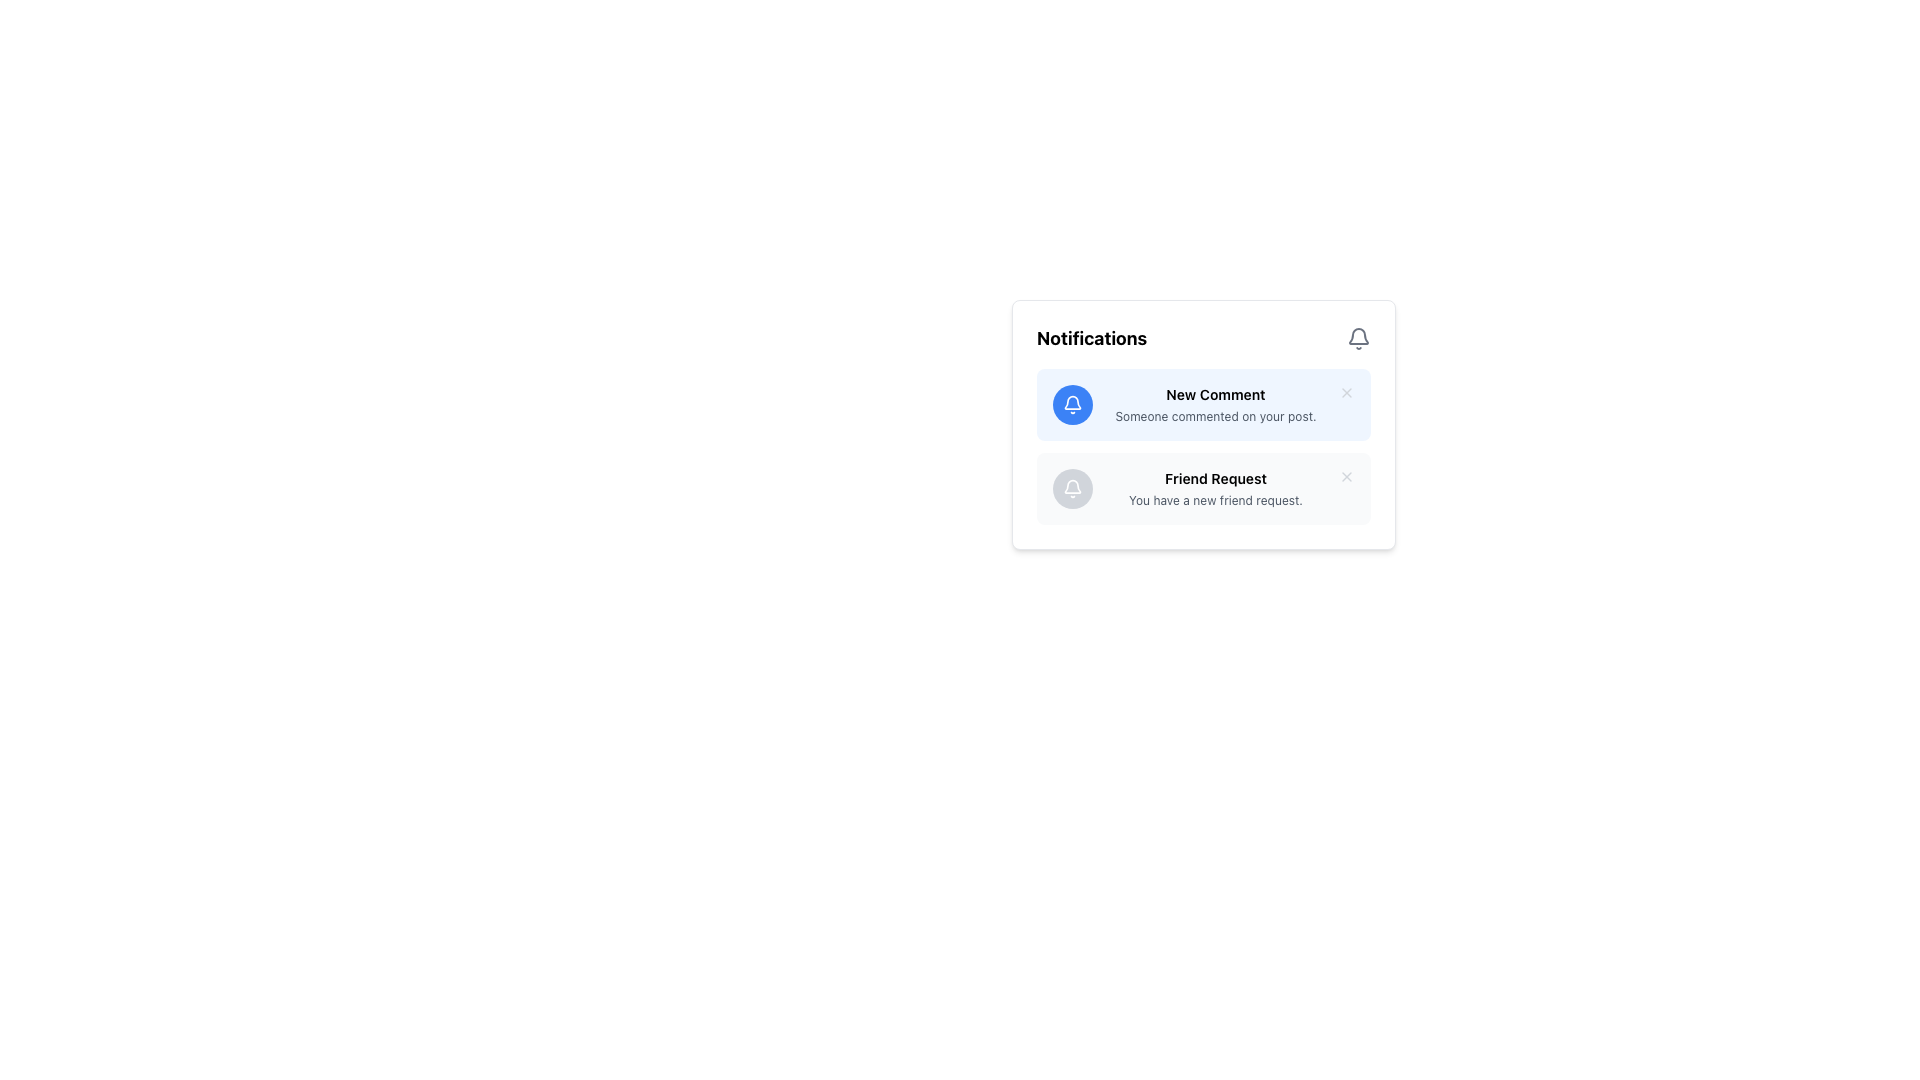 This screenshot has height=1080, width=1920. I want to click on the gray notification bell icon button located on the rightmost side of the Notifications header, so click(1358, 338).